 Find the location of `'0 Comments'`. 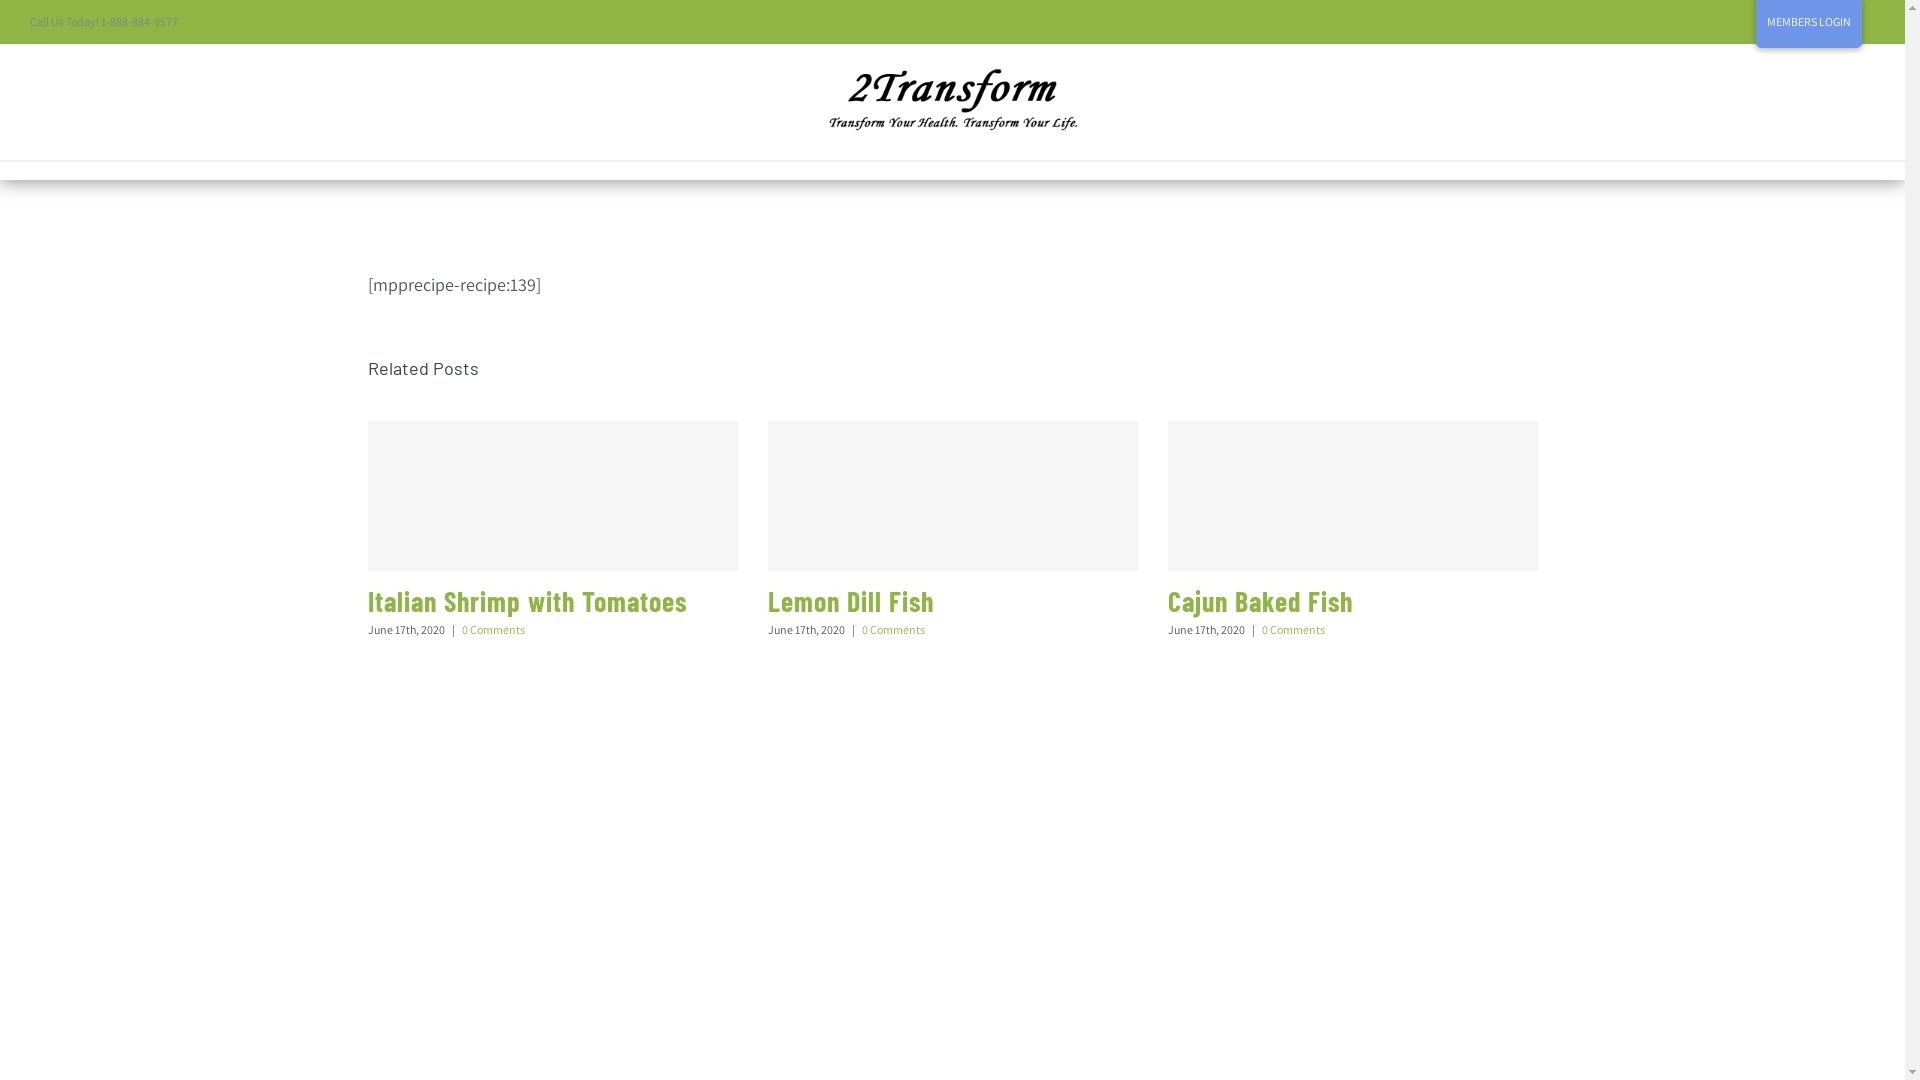

'0 Comments' is located at coordinates (862, 628).